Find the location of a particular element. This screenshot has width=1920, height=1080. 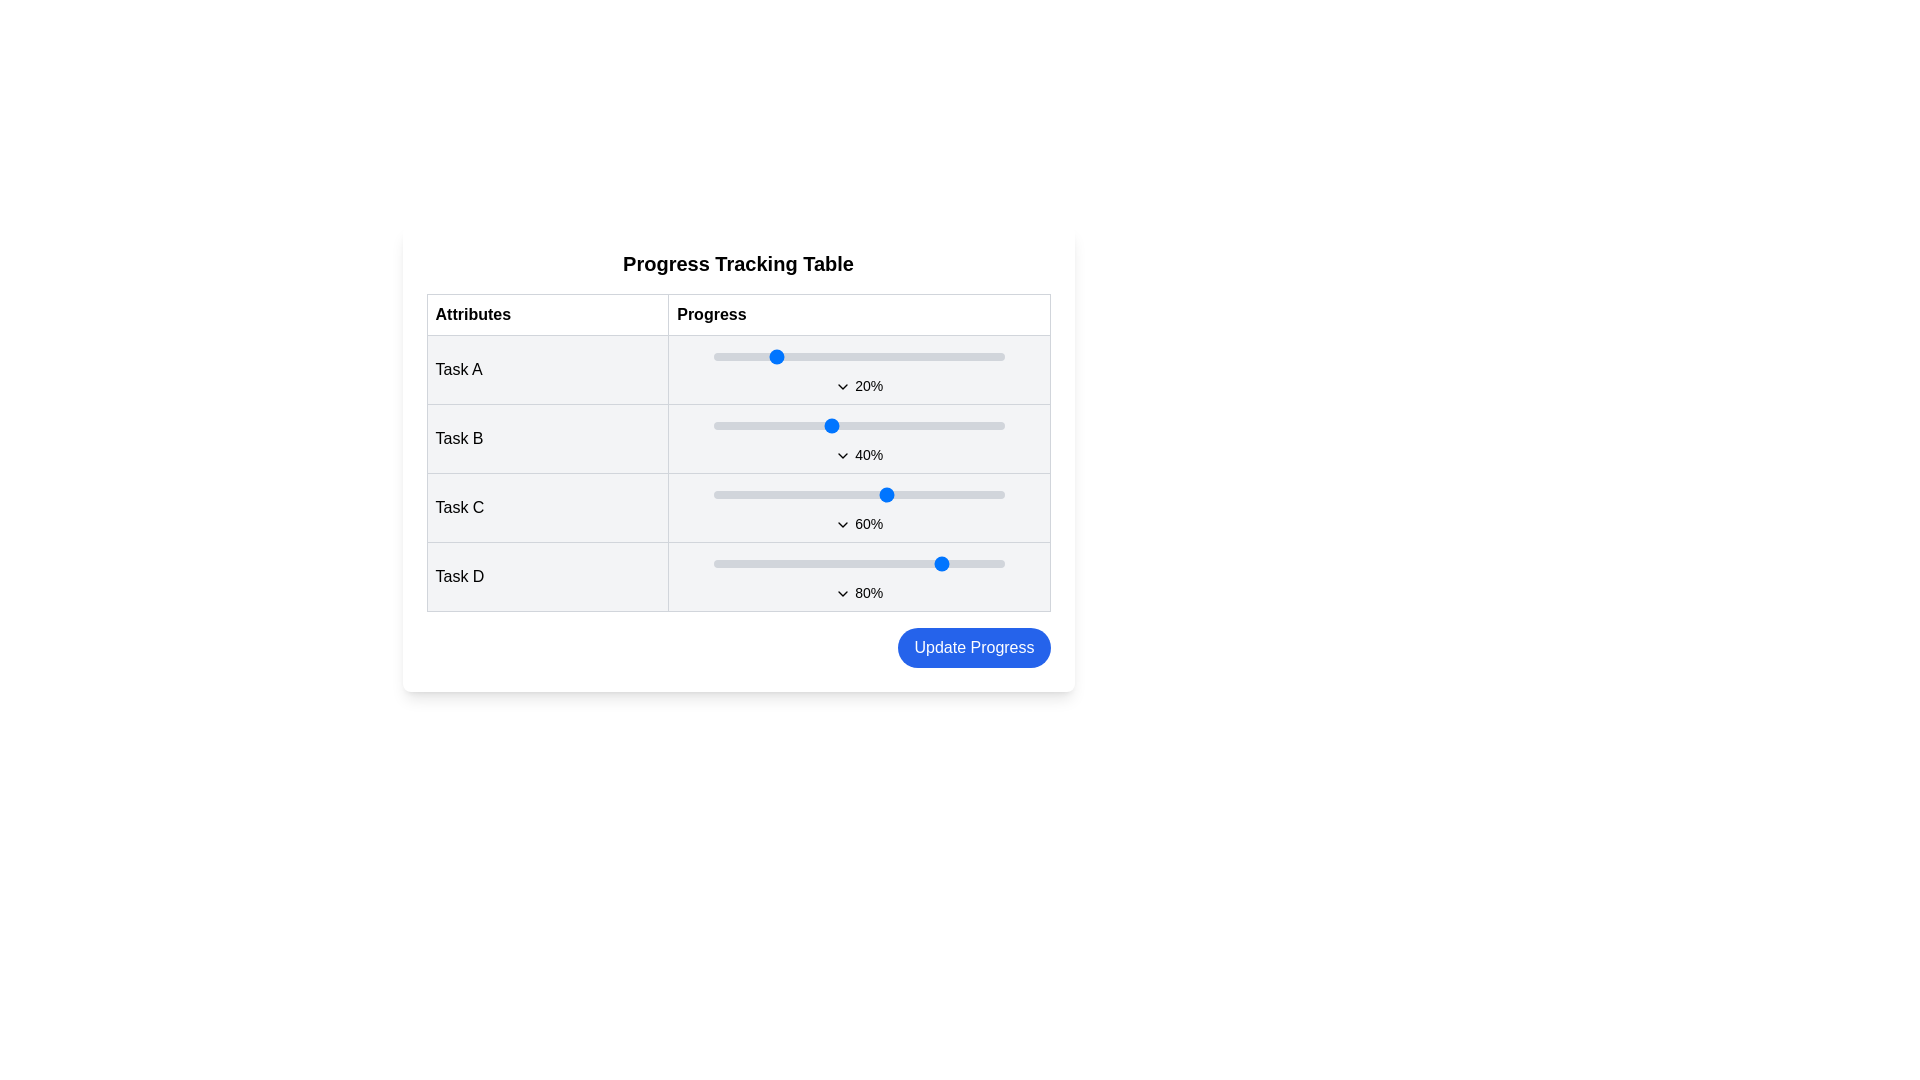

the progress of Task B is located at coordinates (975, 424).